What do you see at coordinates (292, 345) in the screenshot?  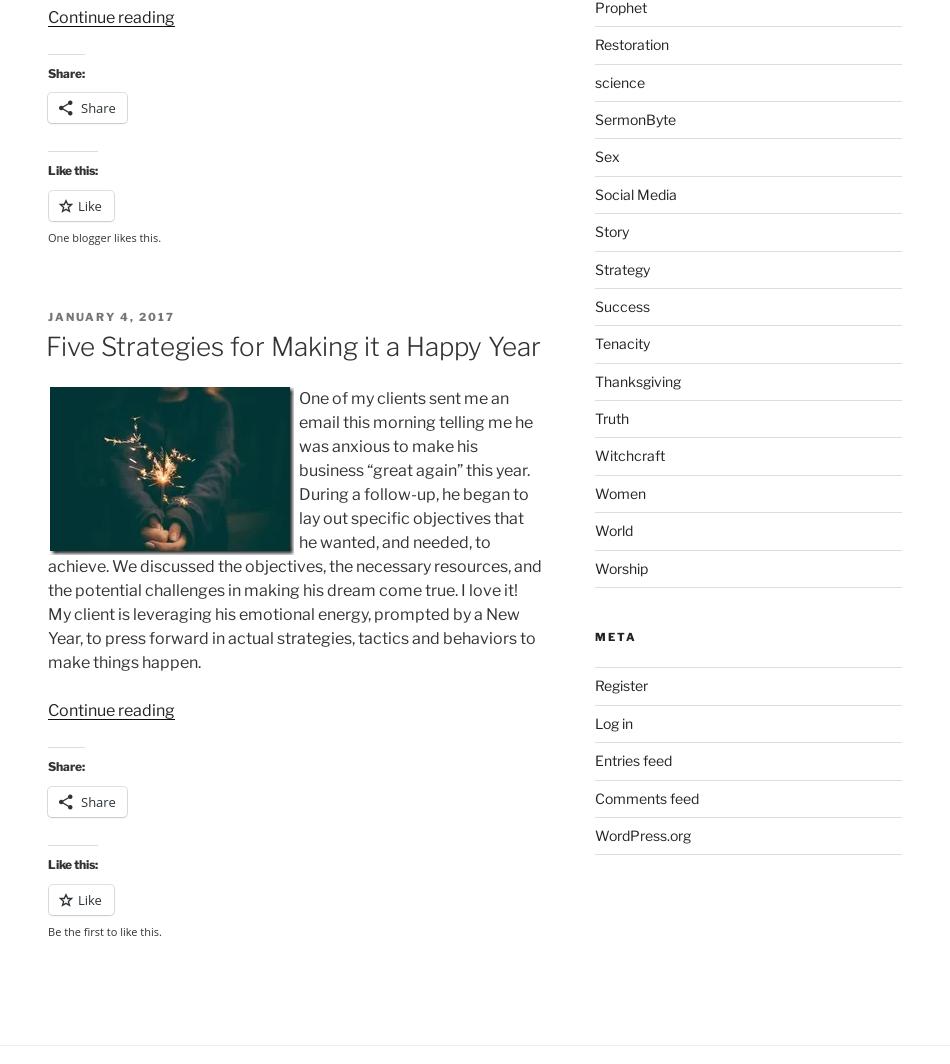 I see `'Five Strategies for Making it a Happy Year'` at bounding box center [292, 345].